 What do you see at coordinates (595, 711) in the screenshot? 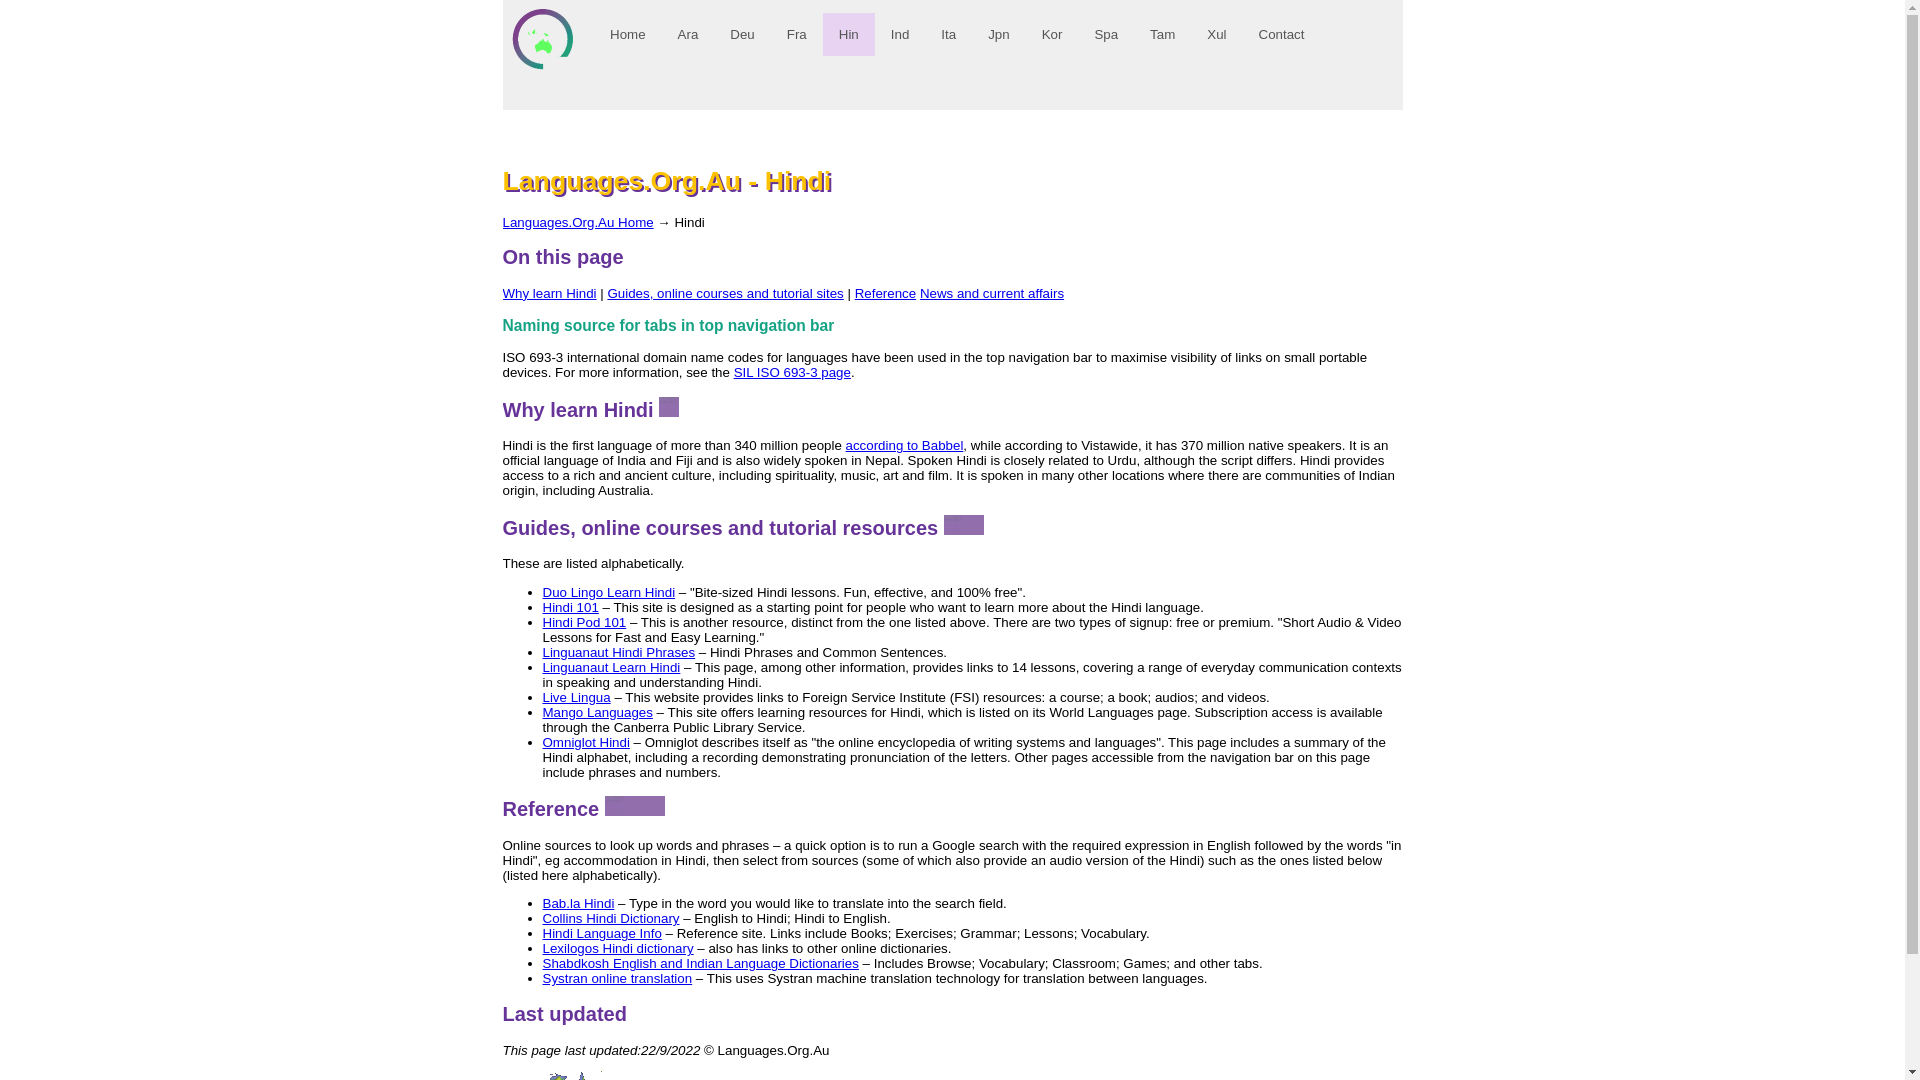
I see `'Mango Languages'` at bounding box center [595, 711].